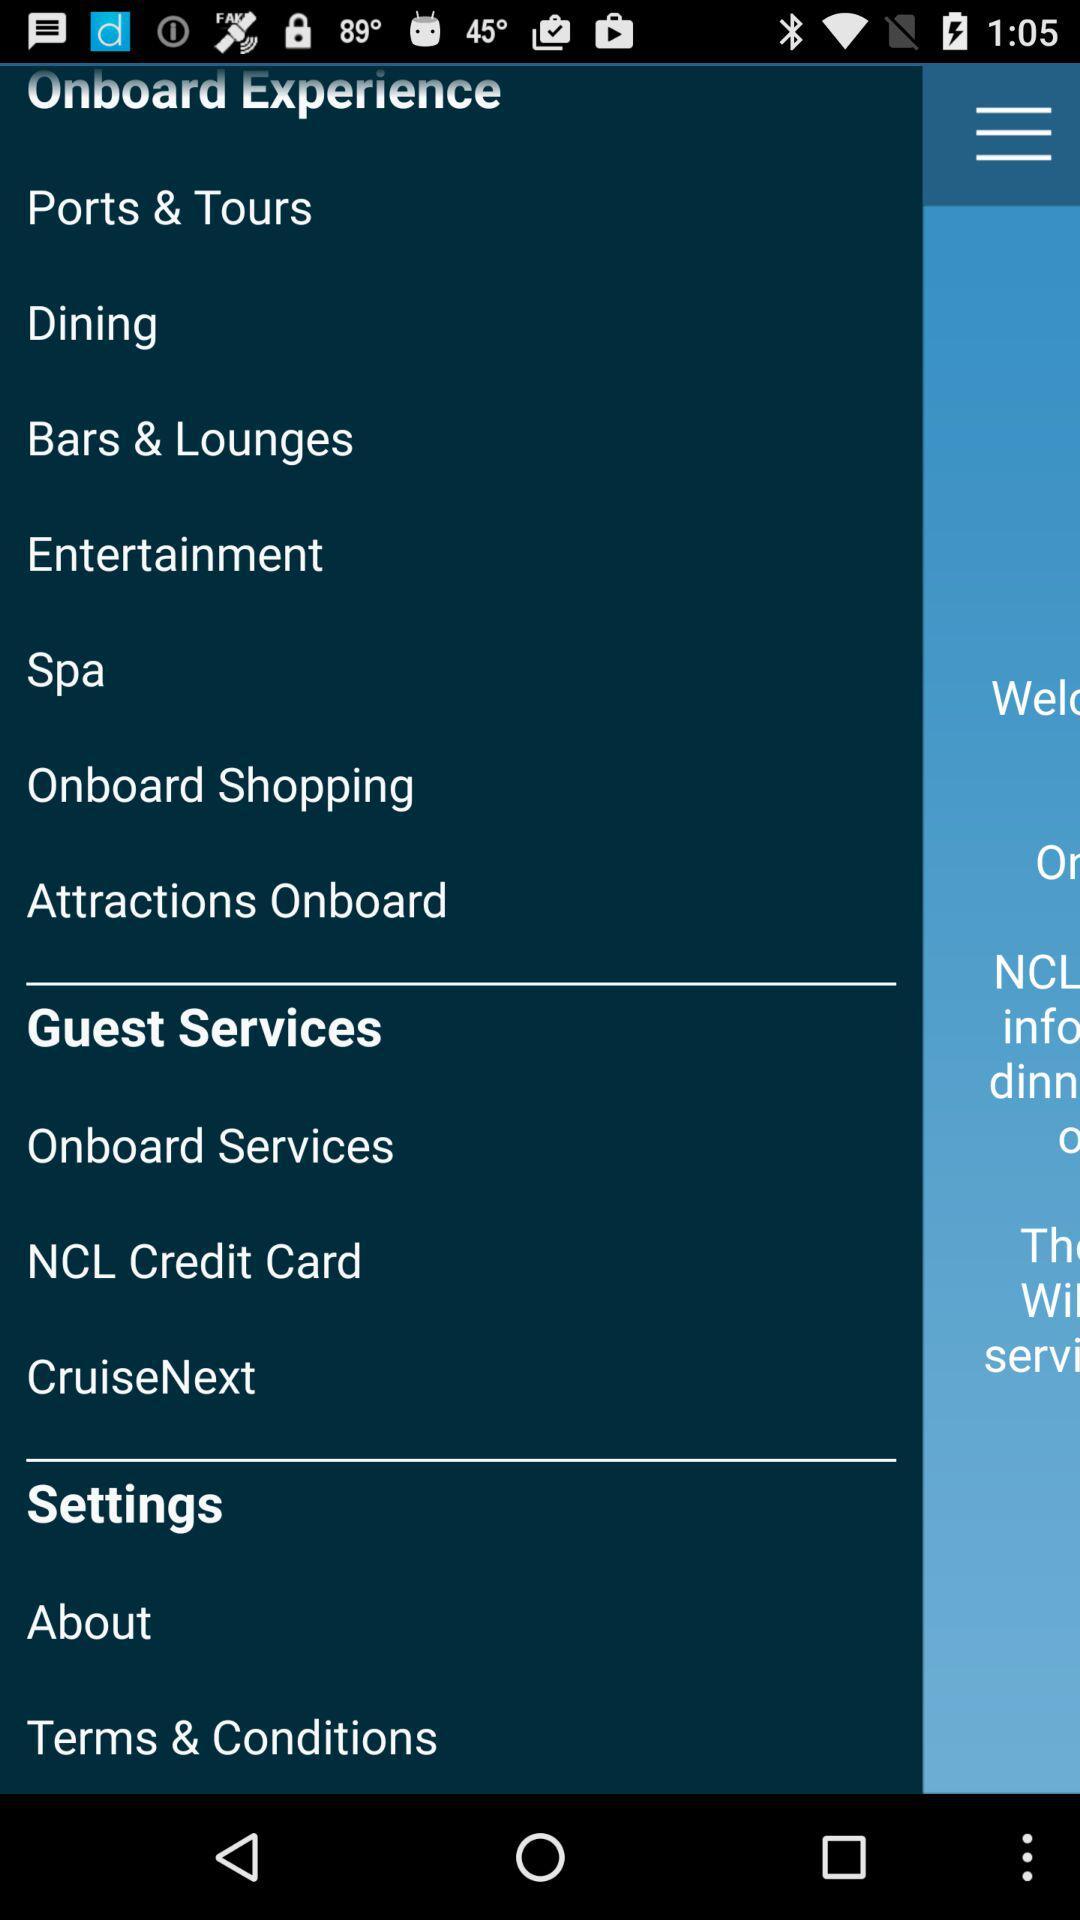 Image resolution: width=1080 pixels, height=1920 pixels. Describe the element at coordinates (1014, 132) in the screenshot. I see `the item next to the onboard experience item` at that location.